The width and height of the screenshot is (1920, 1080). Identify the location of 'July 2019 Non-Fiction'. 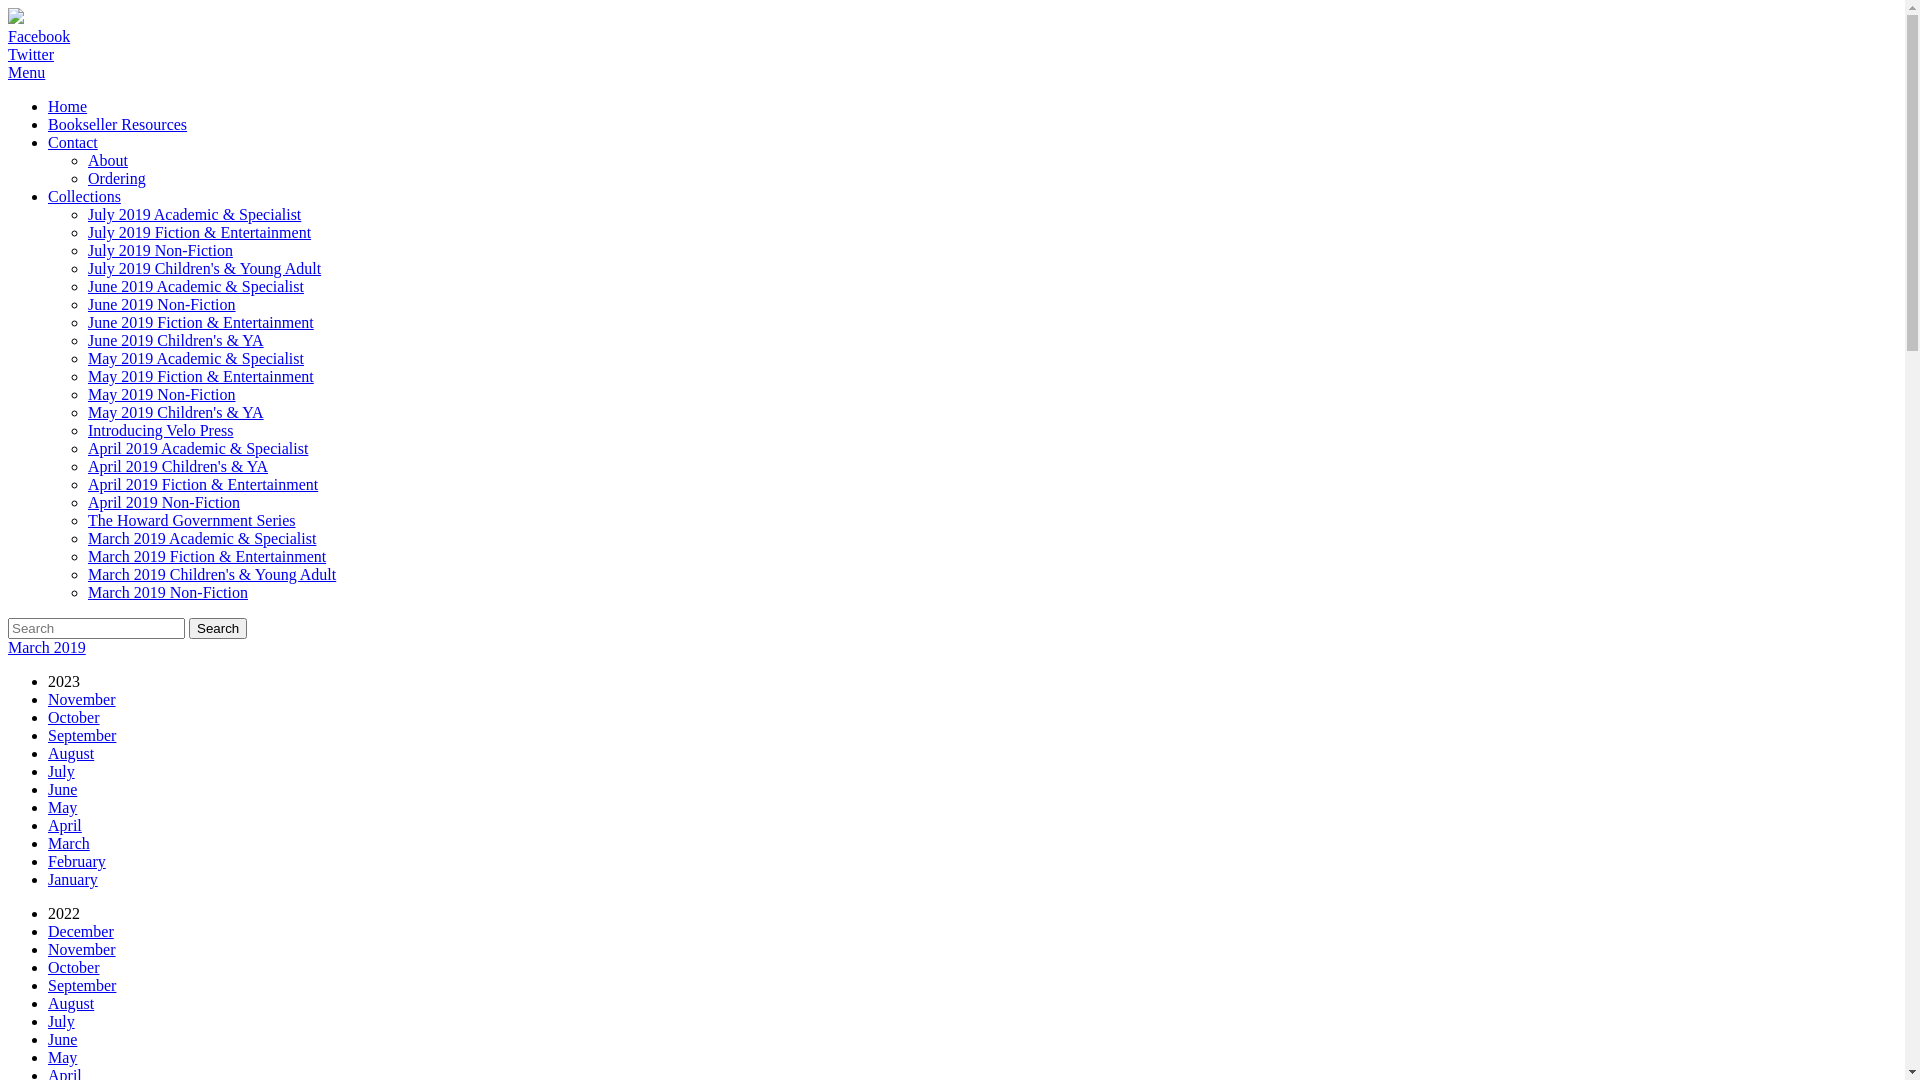
(160, 249).